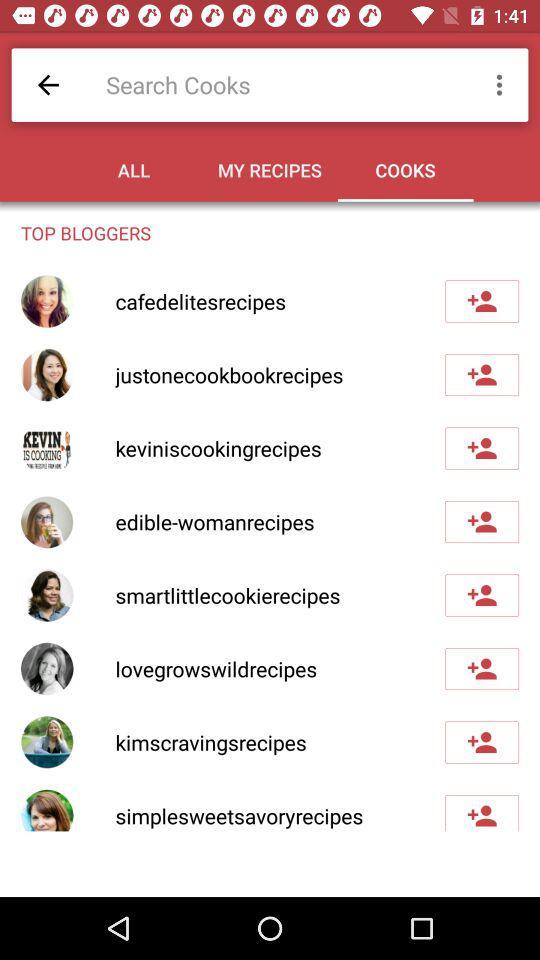 This screenshot has width=540, height=960. I want to click on to contacts, so click(481, 448).